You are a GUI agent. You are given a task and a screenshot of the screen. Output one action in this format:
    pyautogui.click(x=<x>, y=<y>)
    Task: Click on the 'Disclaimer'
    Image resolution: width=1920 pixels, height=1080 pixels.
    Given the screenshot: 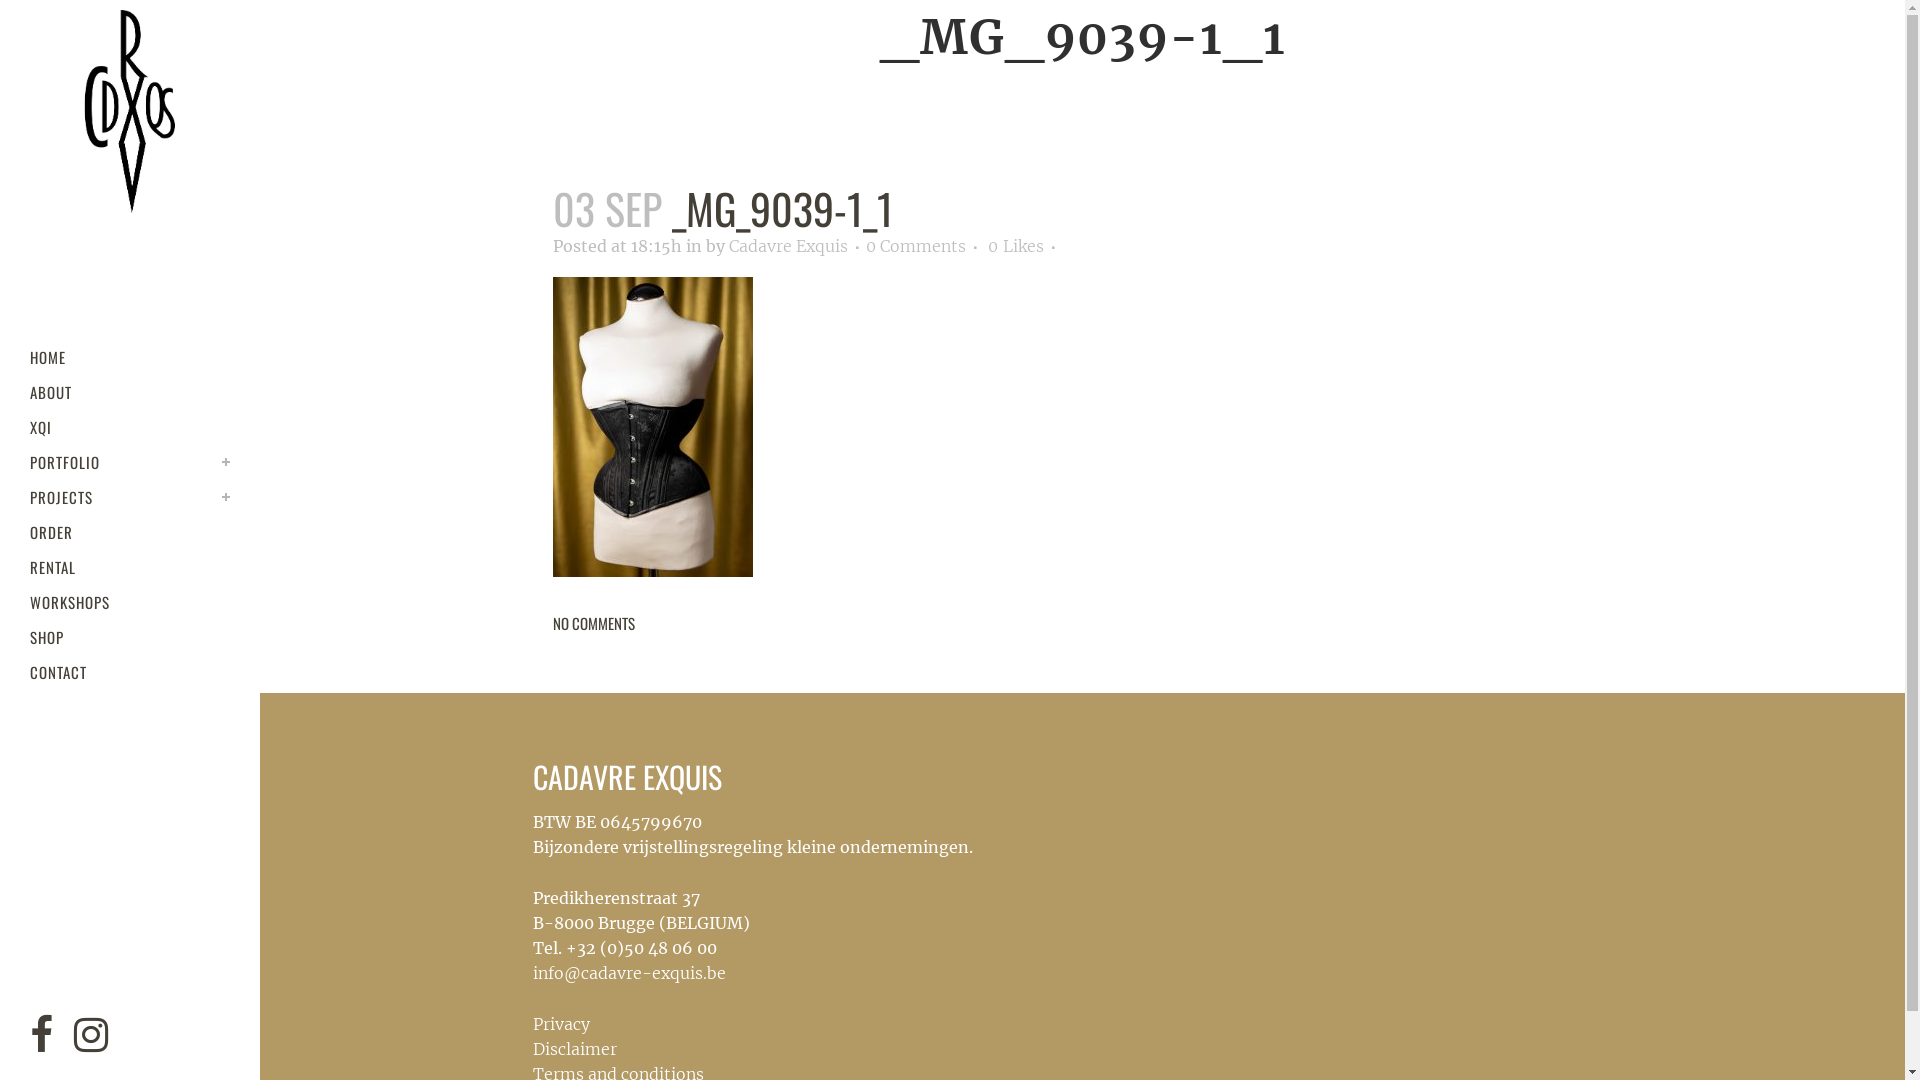 What is the action you would take?
    pyautogui.click(x=573, y=1048)
    